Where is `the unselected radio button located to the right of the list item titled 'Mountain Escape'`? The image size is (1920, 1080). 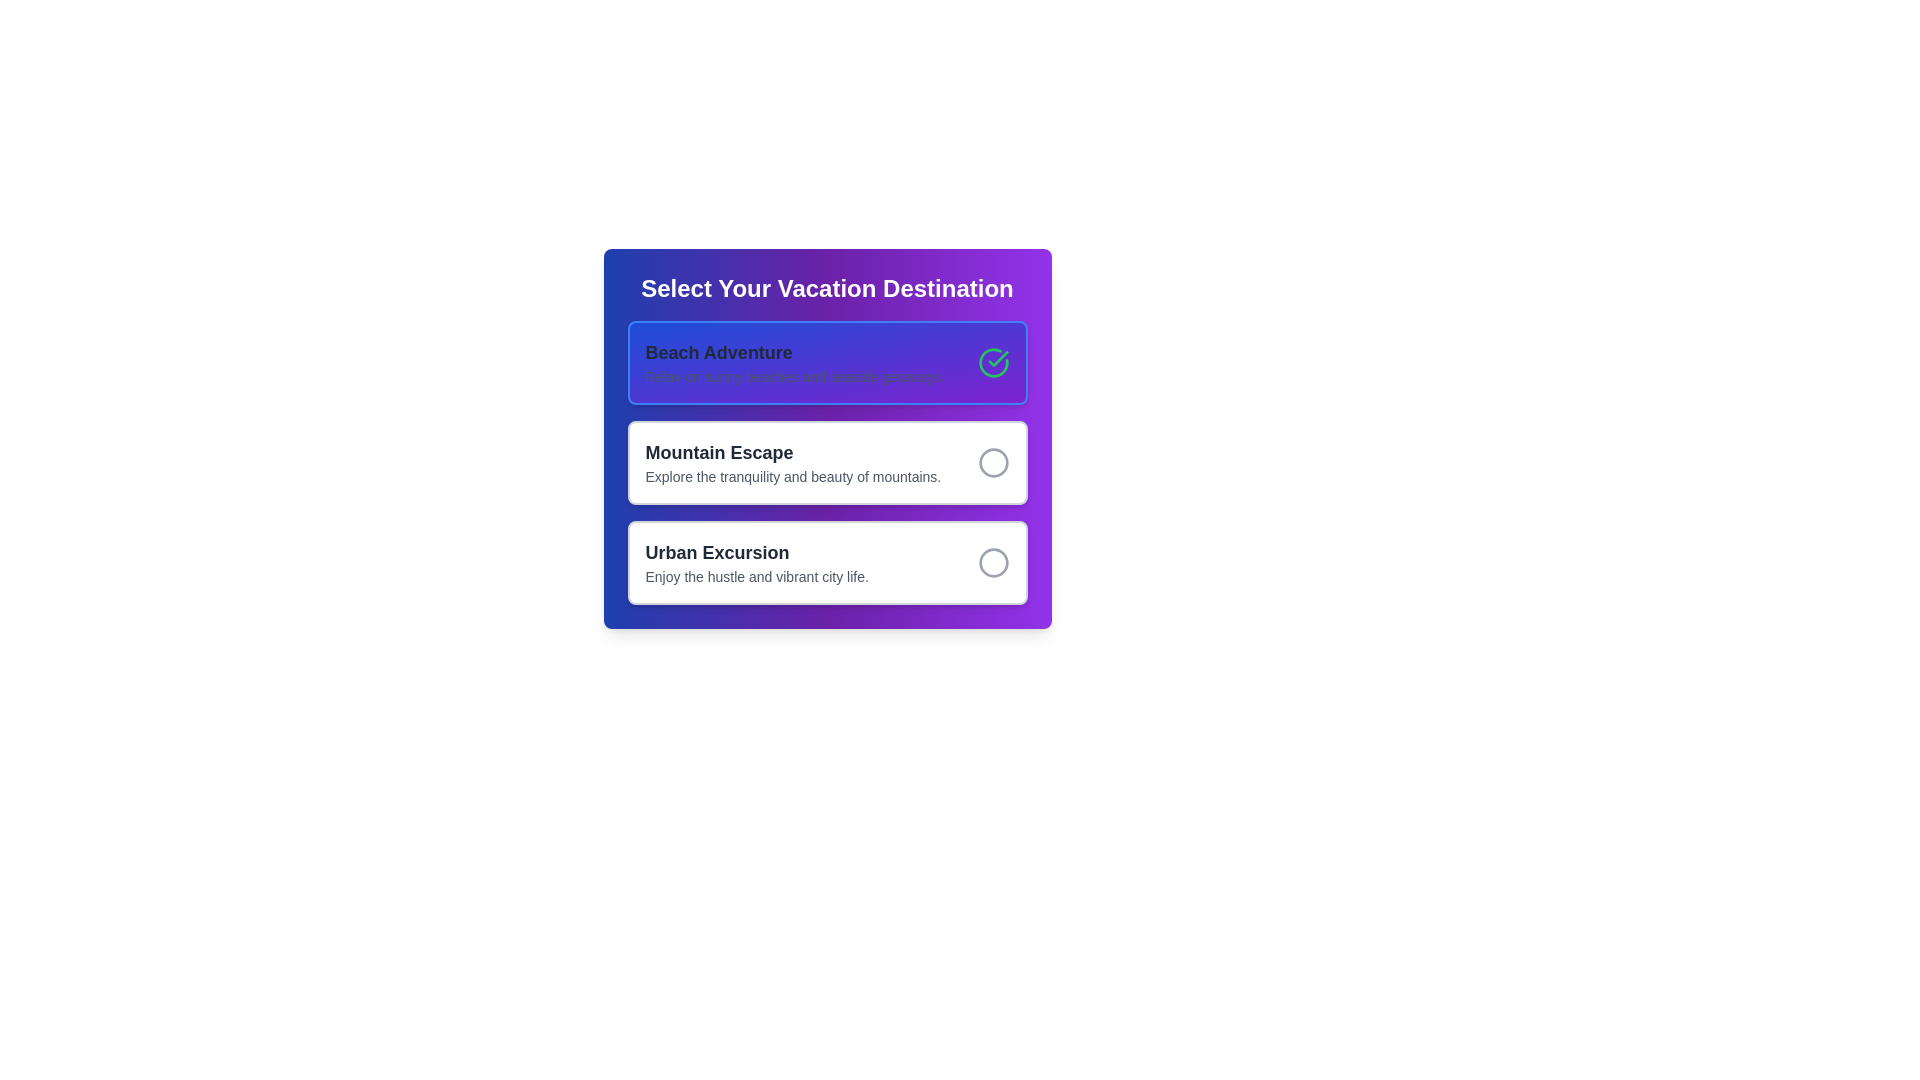
the unselected radio button located to the right of the list item titled 'Mountain Escape' is located at coordinates (993, 462).